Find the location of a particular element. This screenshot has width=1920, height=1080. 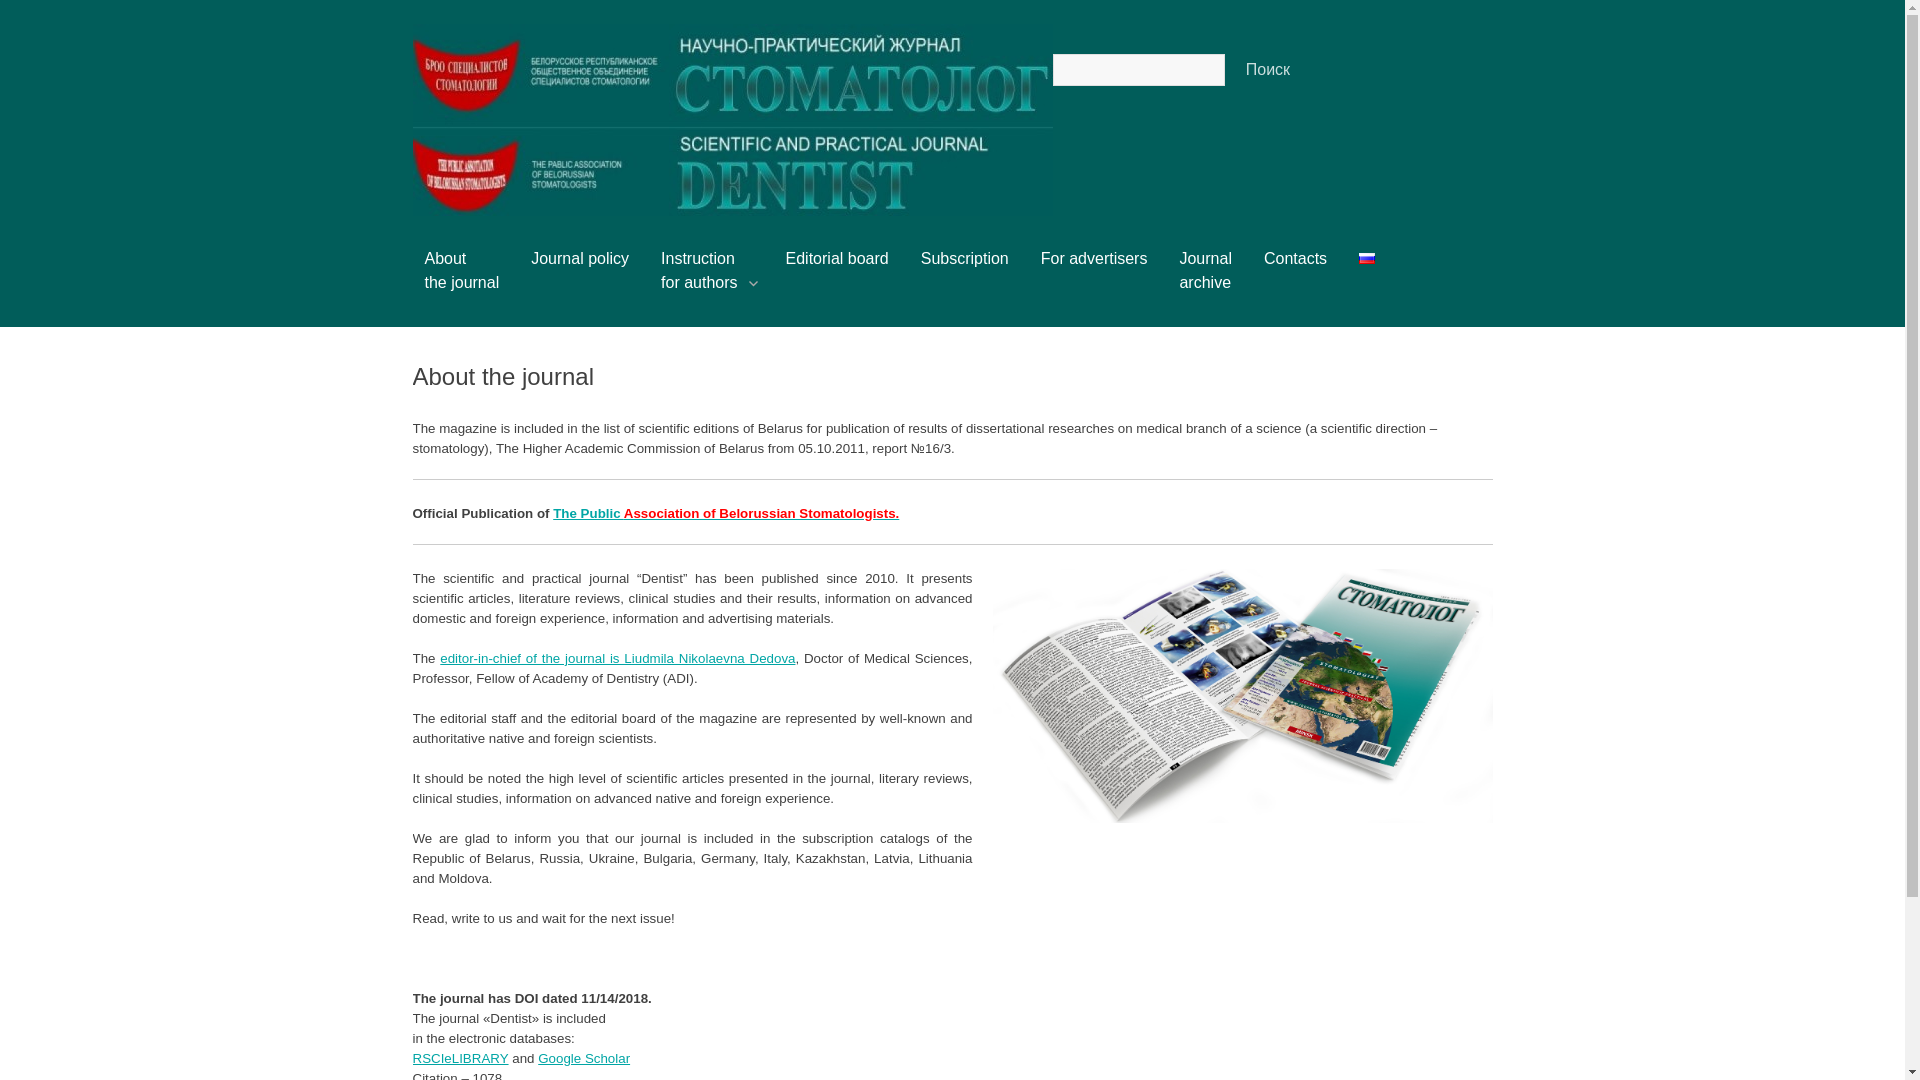

'Skip to content' is located at coordinates (444, 257).